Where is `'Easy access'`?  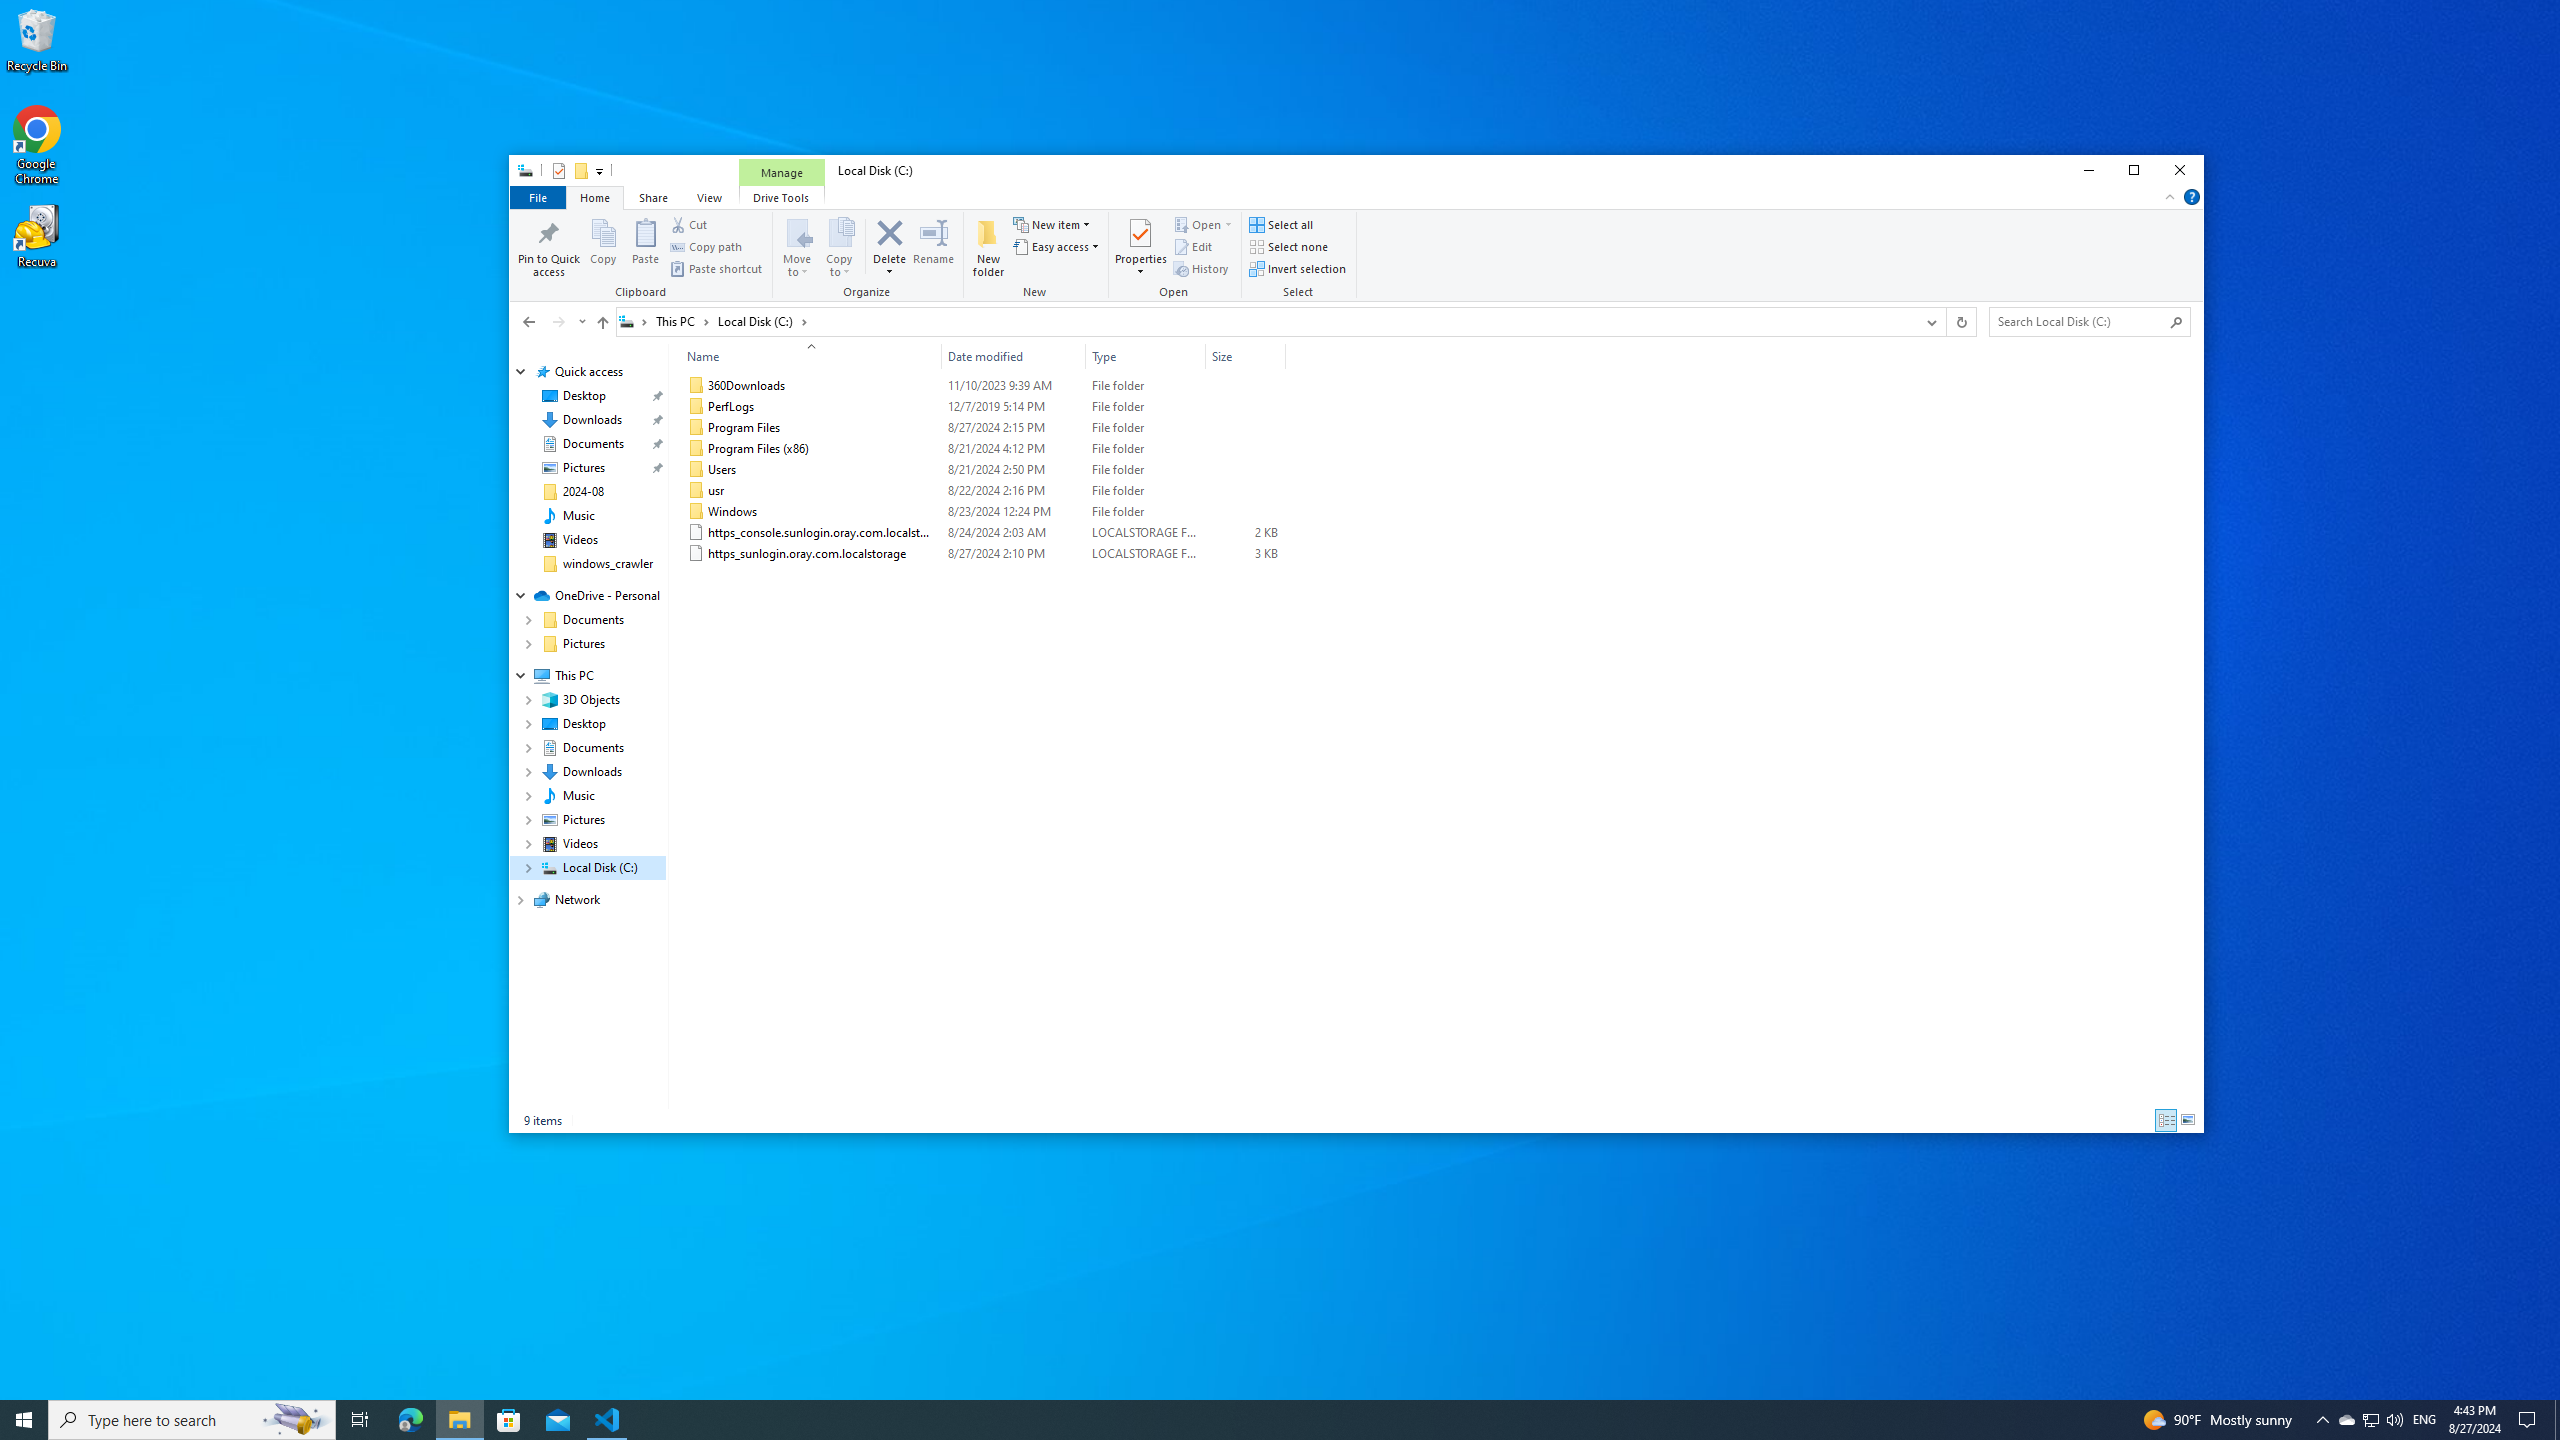
'Easy access' is located at coordinates (1055, 245).